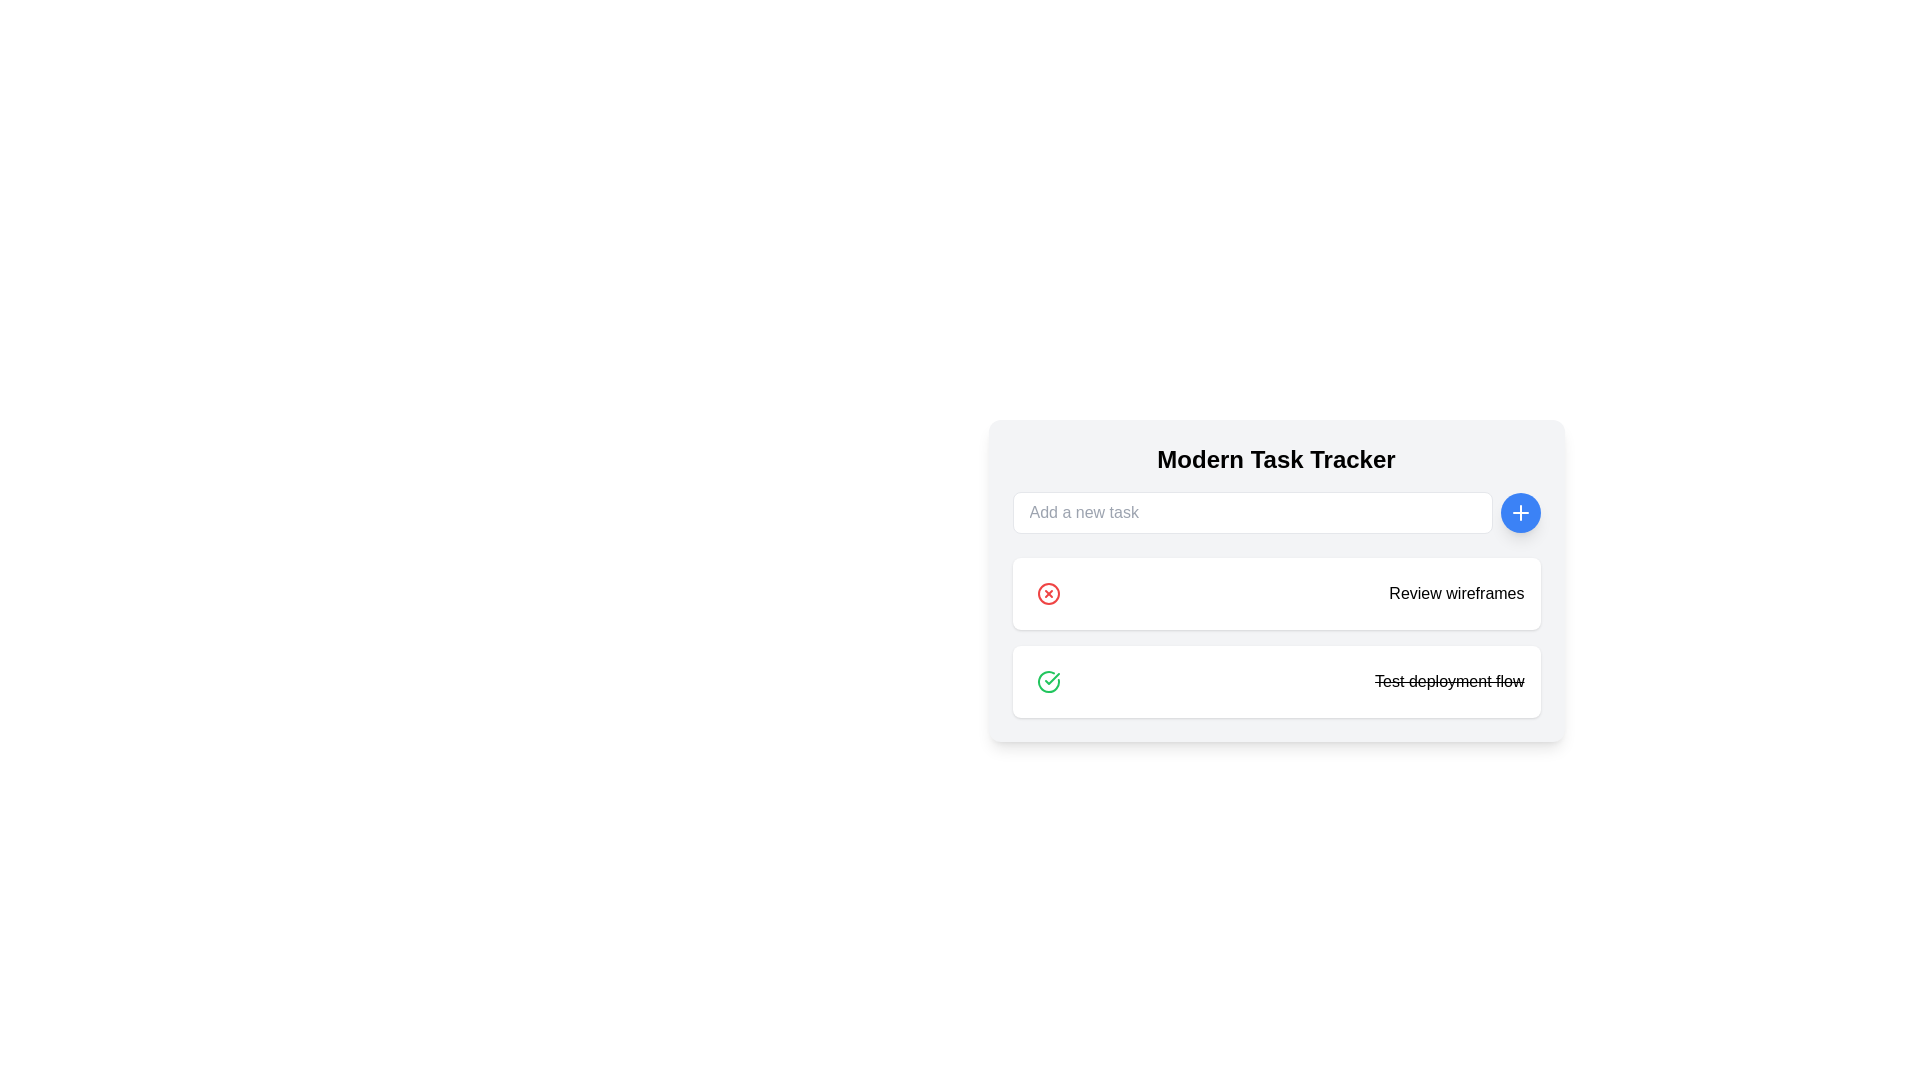 The width and height of the screenshot is (1920, 1080). What do you see at coordinates (1456, 593) in the screenshot?
I see `displayed text from the static label 'Review wireframes' located on the second task card in the 'Modern Task Tracker' interface, which is styled with a bold sans-serif font and positioned next to a red circular 'X' deletion icon` at bounding box center [1456, 593].